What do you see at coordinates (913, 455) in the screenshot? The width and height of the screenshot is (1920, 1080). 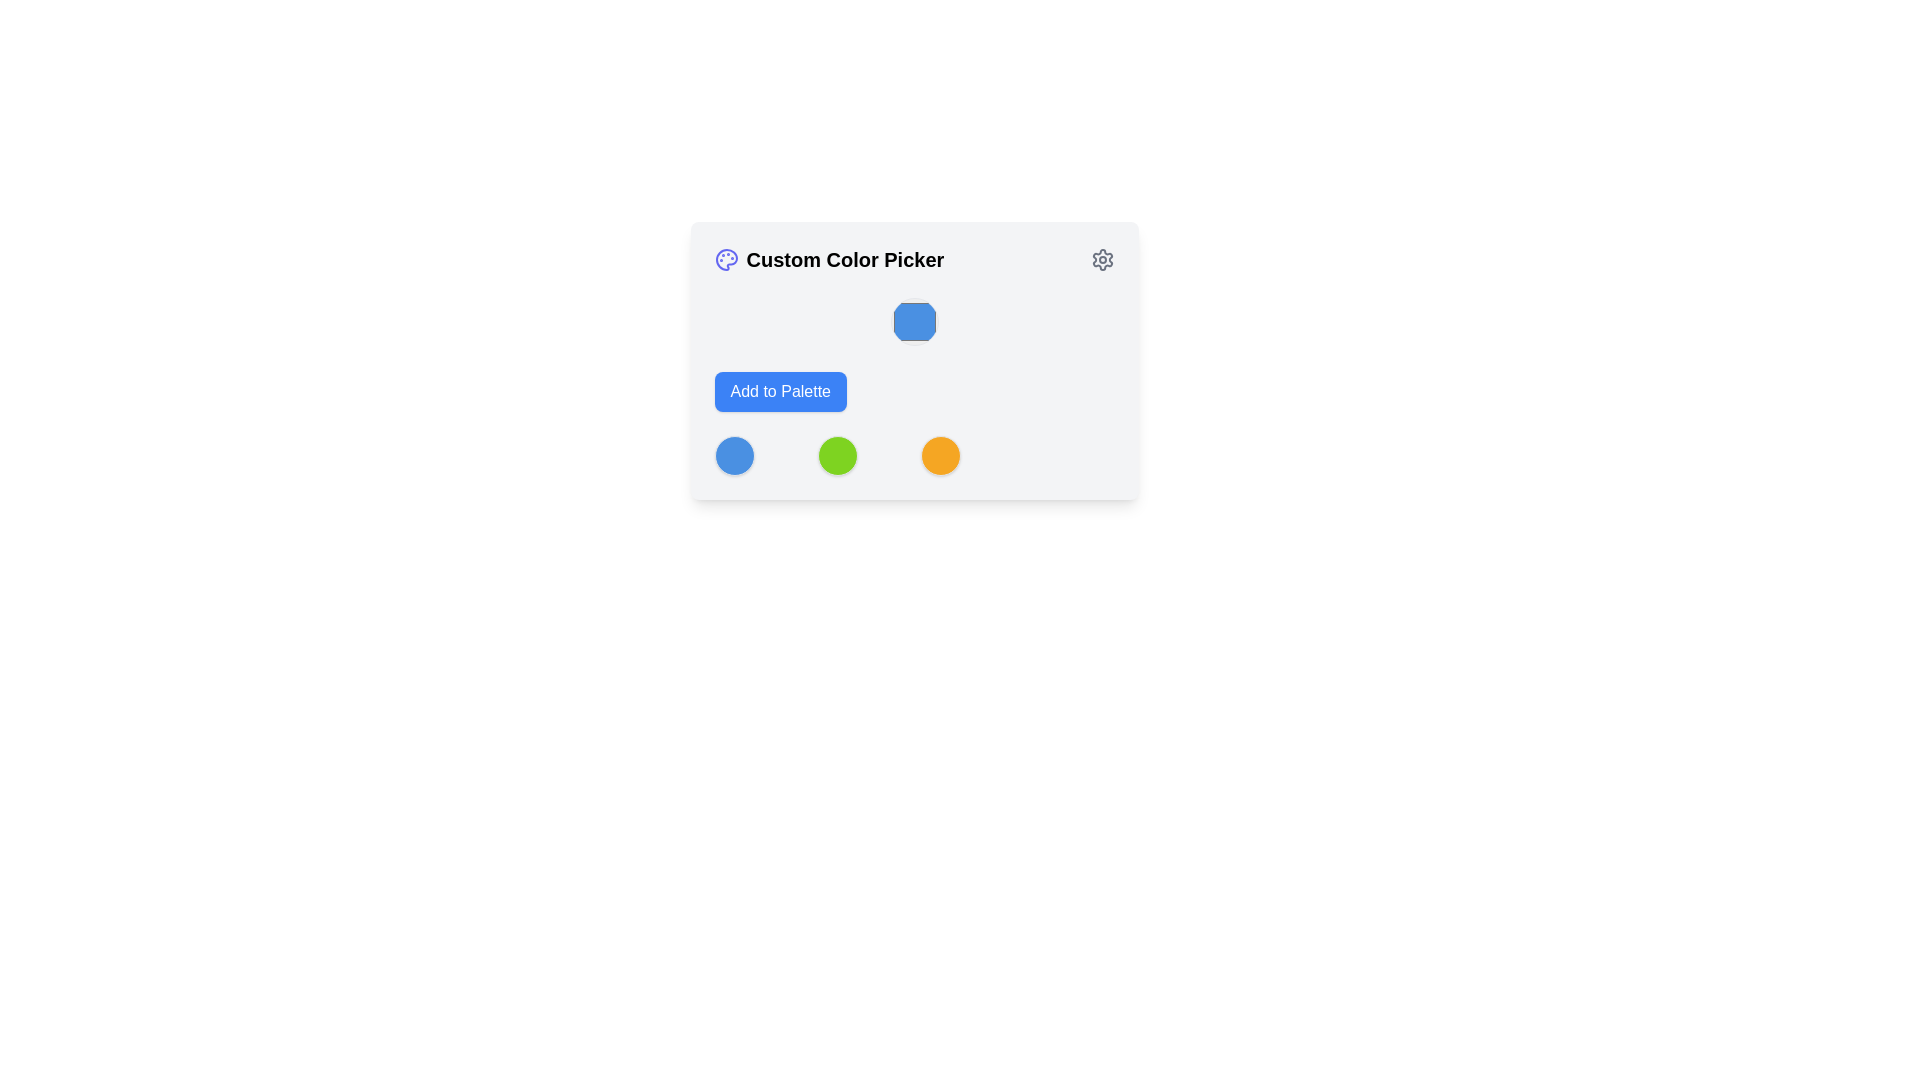 I see `the blue, green, and orange circles in the Interactive color selection grid located in the bottom section of the 'Custom Color Picker'` at bounding box center [913, 455].